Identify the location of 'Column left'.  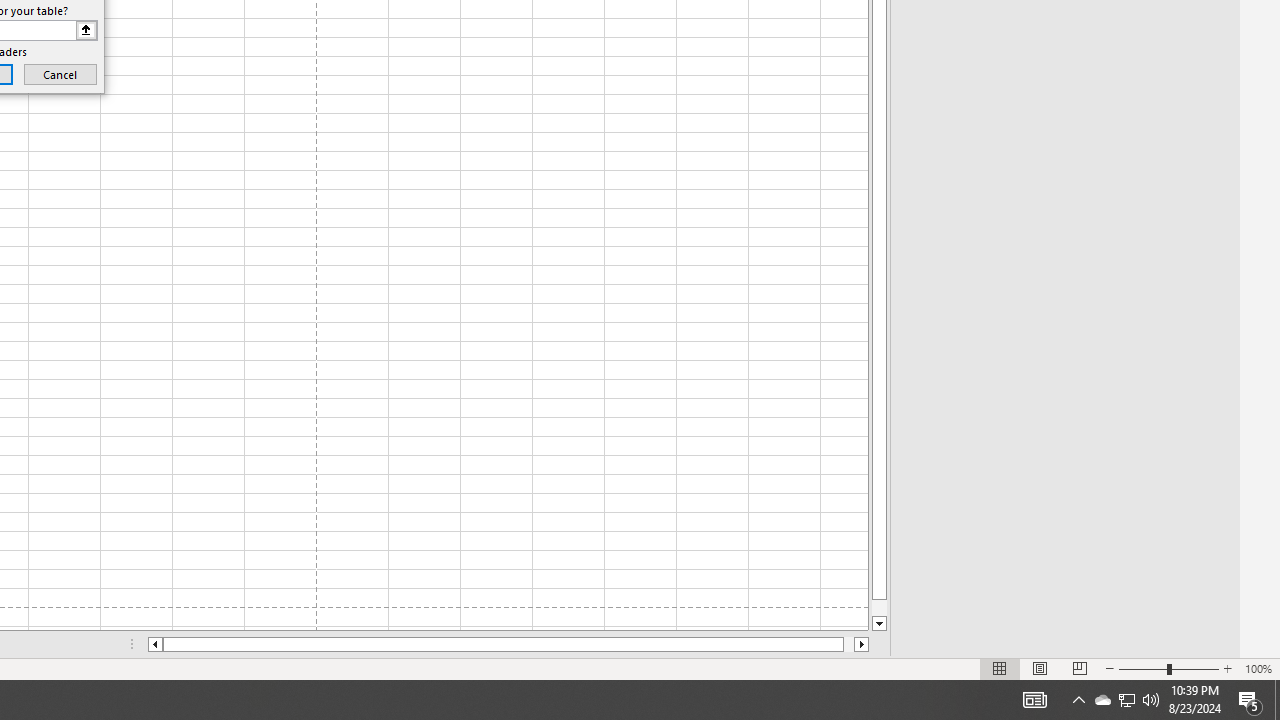
(153, 644).